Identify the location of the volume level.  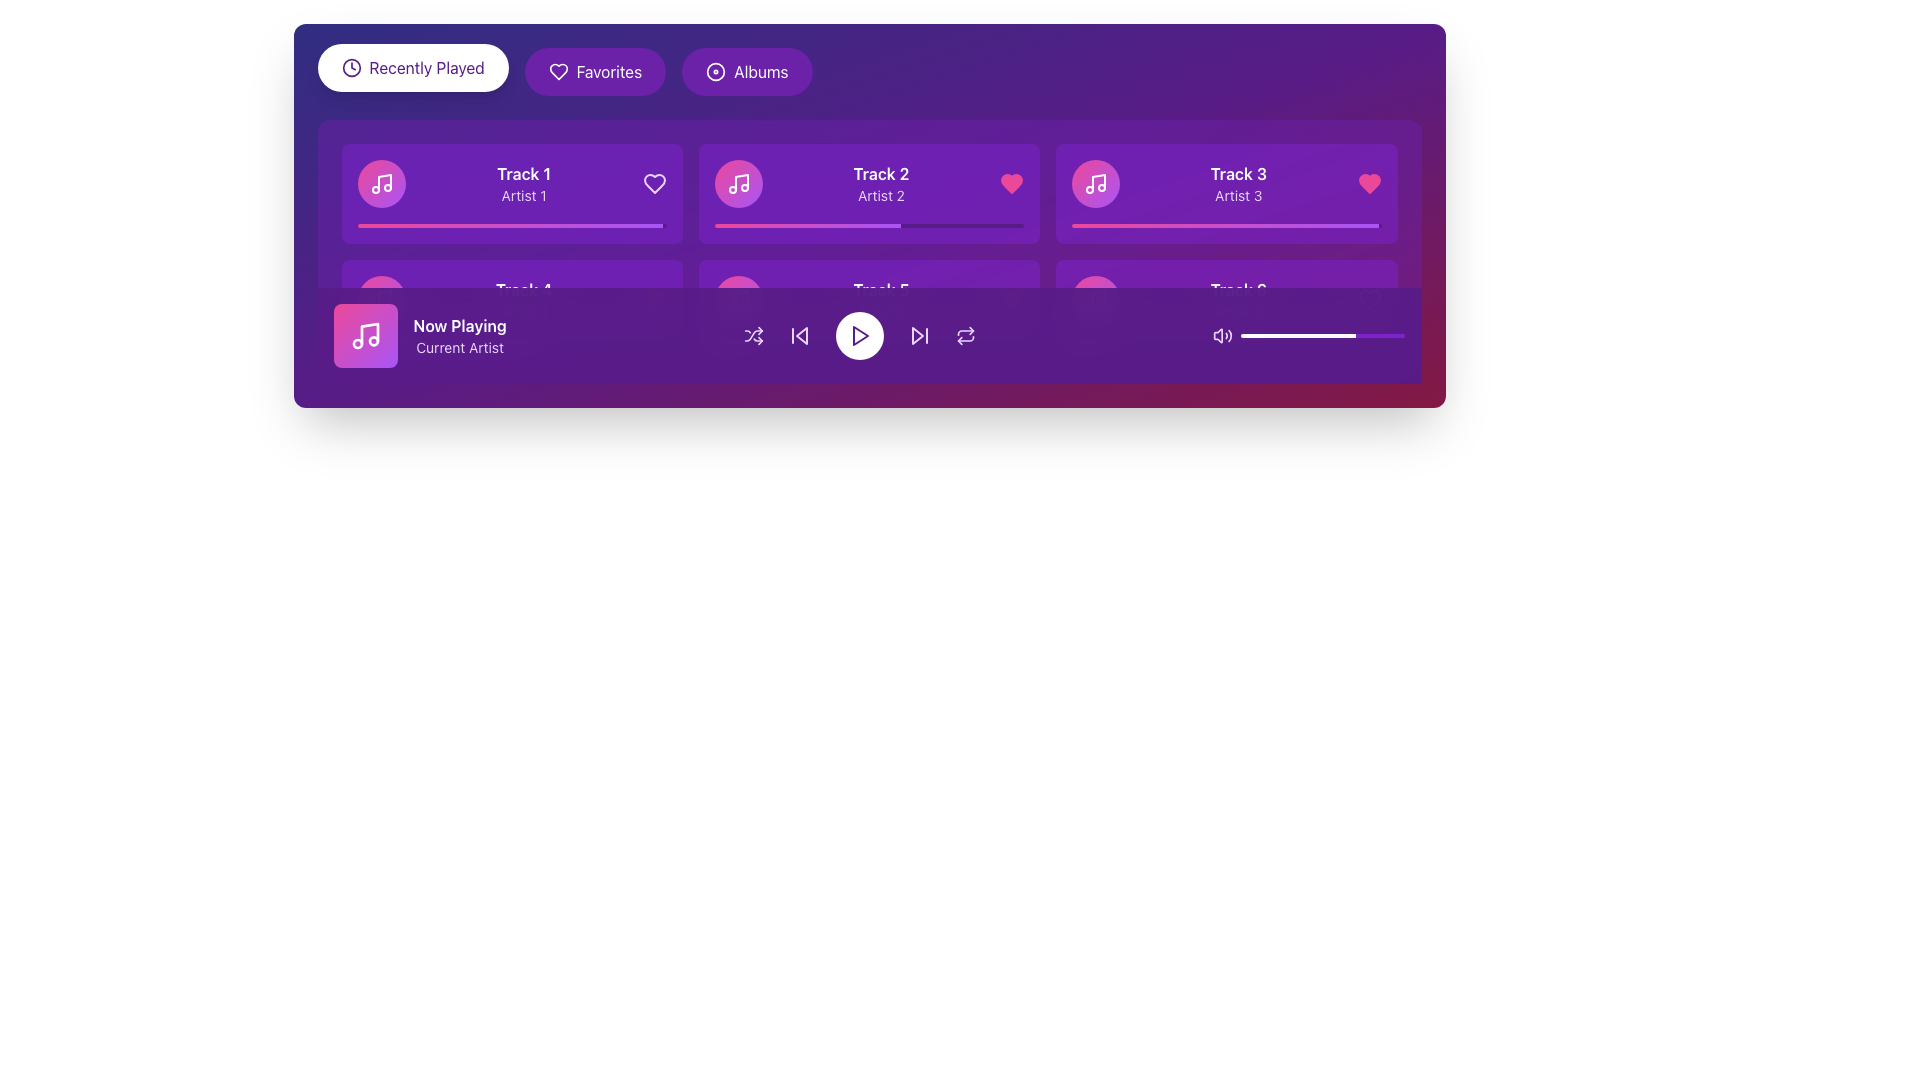
(1265, 334).